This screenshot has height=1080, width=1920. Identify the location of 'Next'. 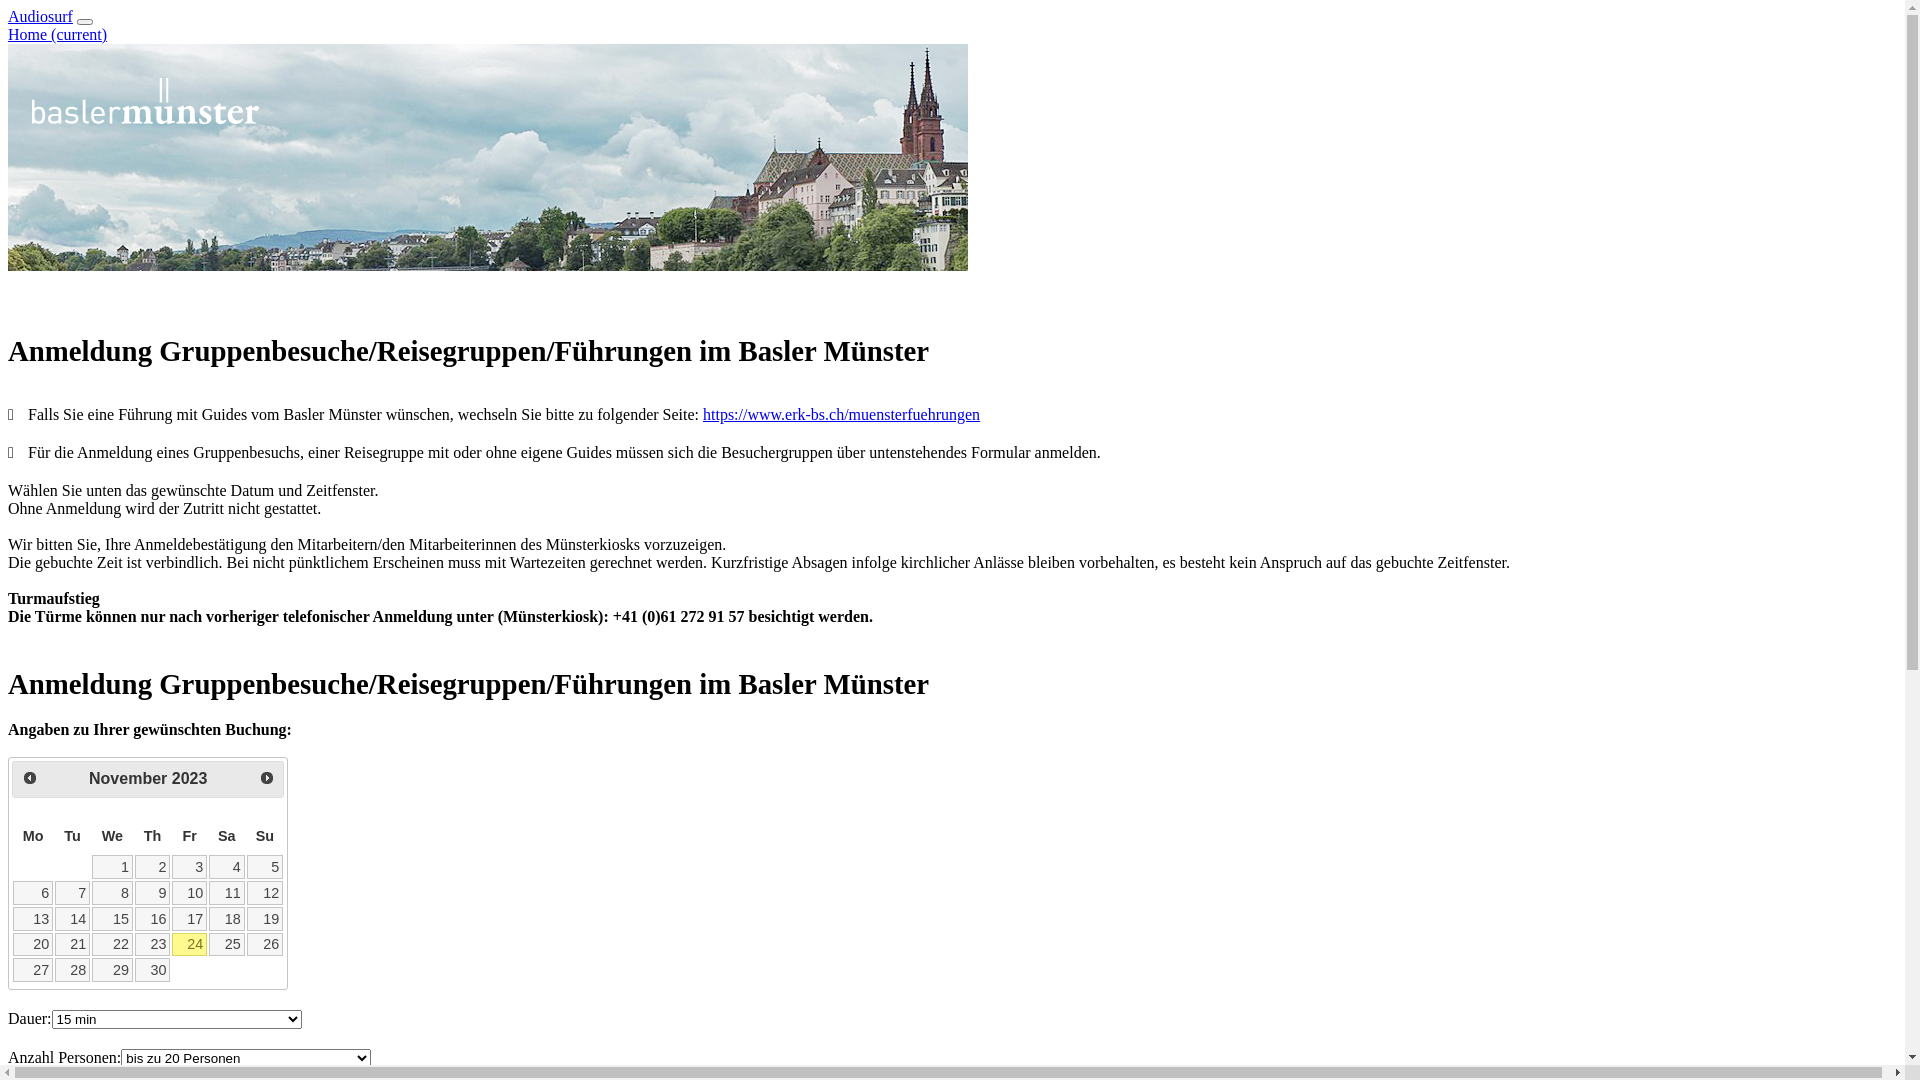
(265, 777).